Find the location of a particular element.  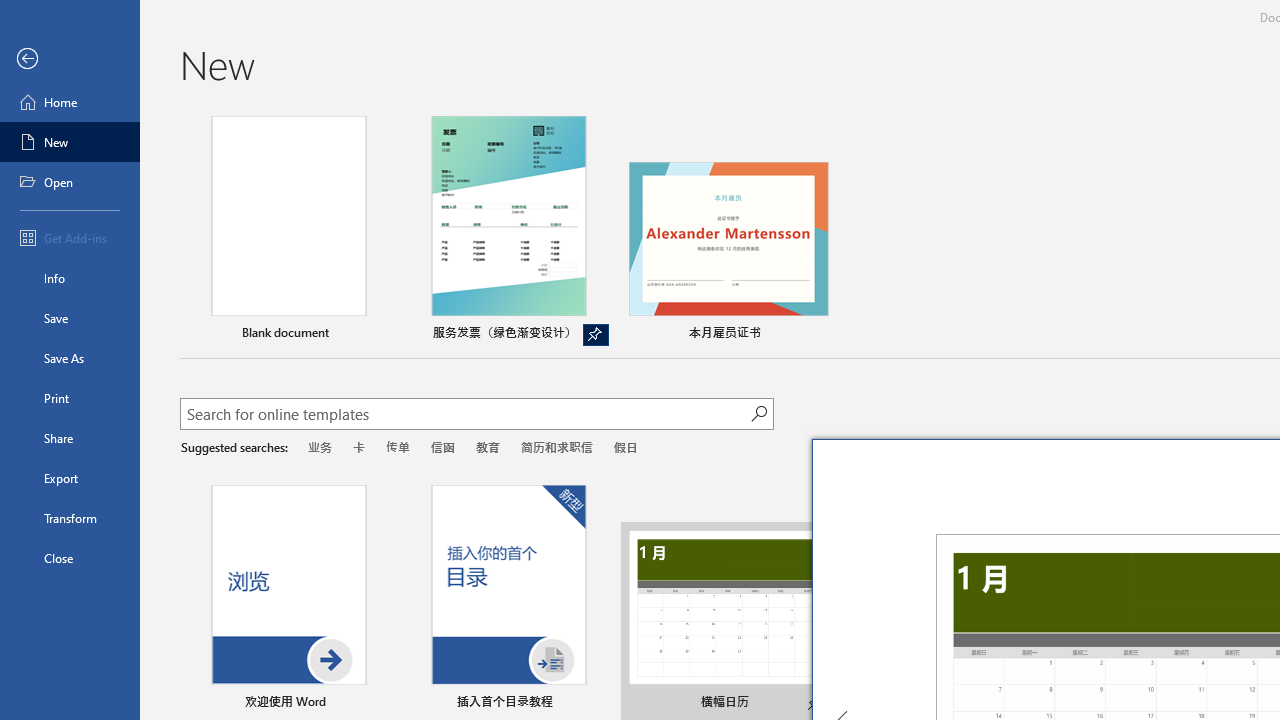

'Blank document' is located at coordinates (287, 230).